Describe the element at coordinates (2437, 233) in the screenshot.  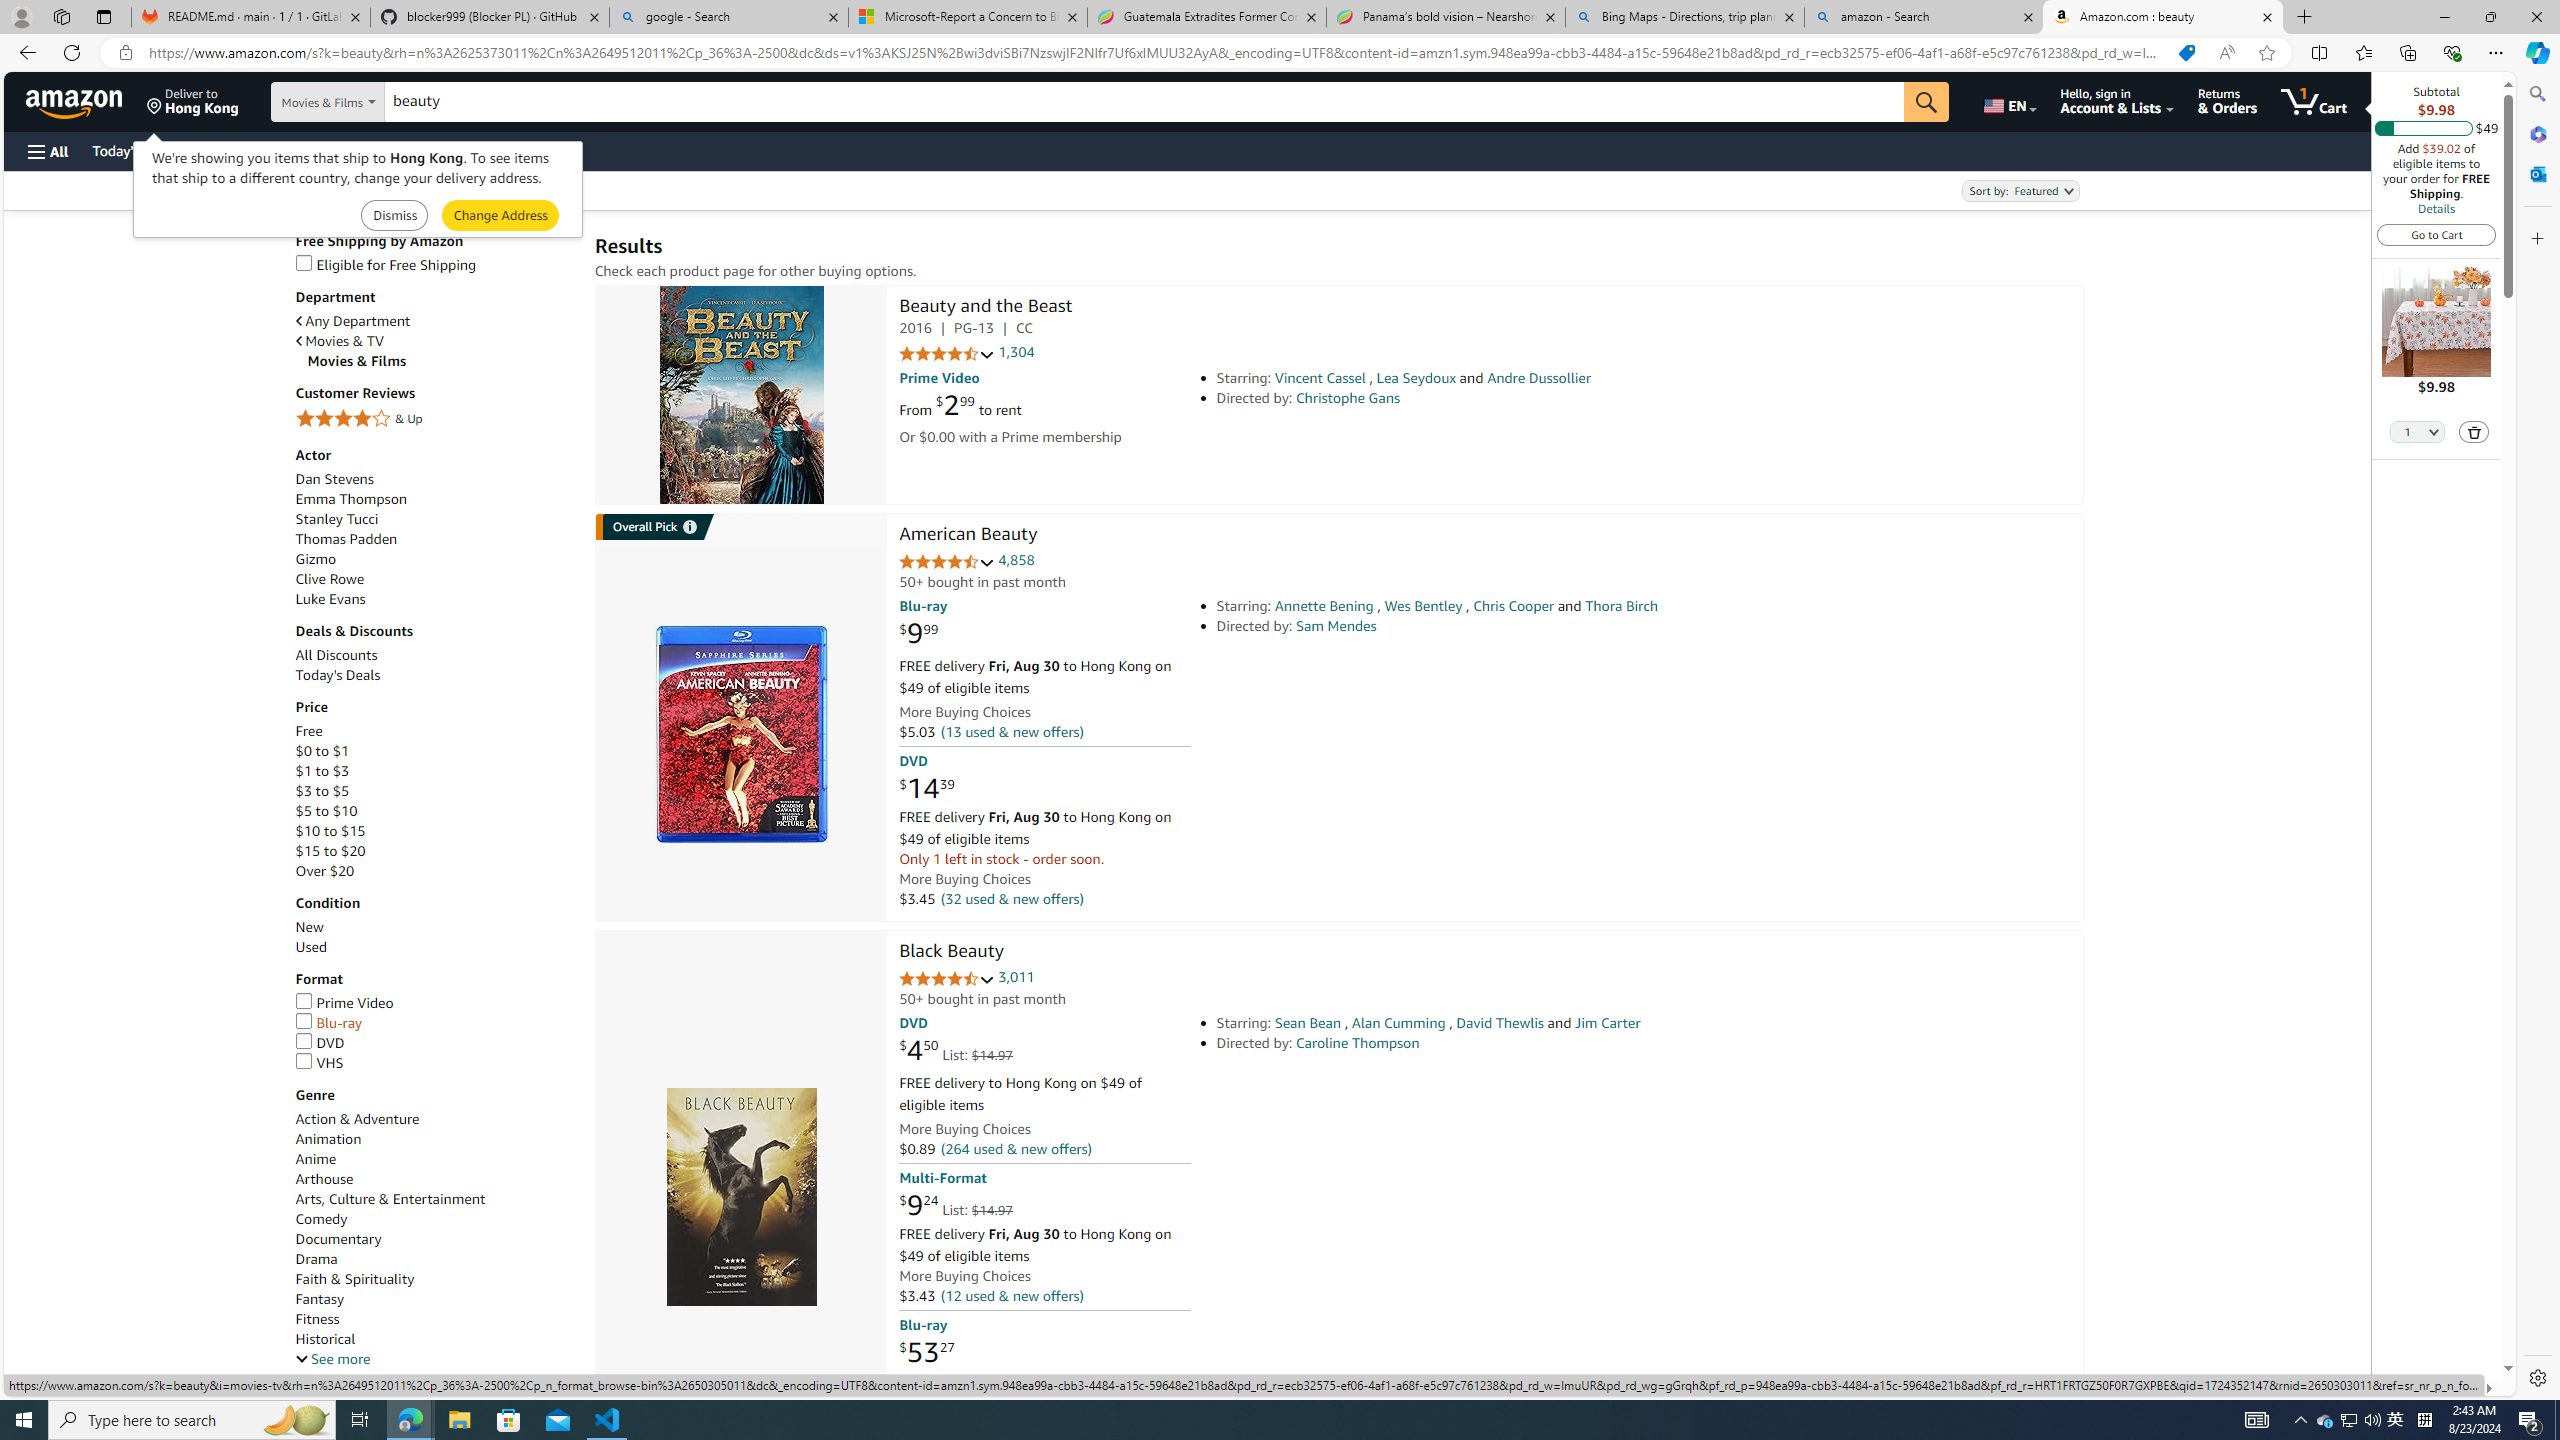
I see `'Go to Cart'` at that location.